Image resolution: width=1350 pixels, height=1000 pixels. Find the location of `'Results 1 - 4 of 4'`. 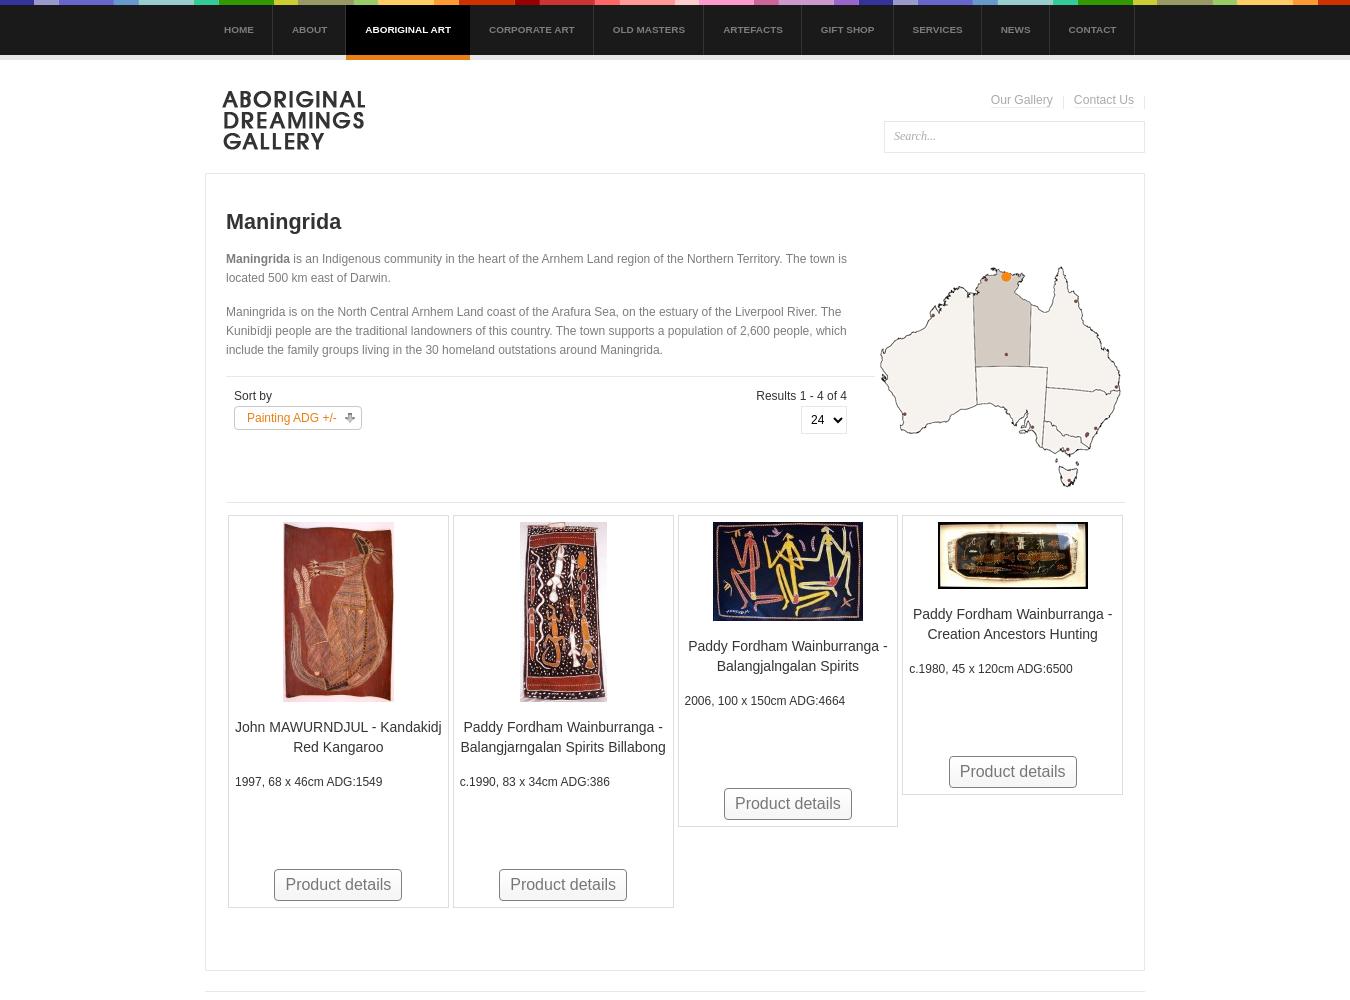

'Results 1 - 4 of 4' is located at coordinates (801, 395).